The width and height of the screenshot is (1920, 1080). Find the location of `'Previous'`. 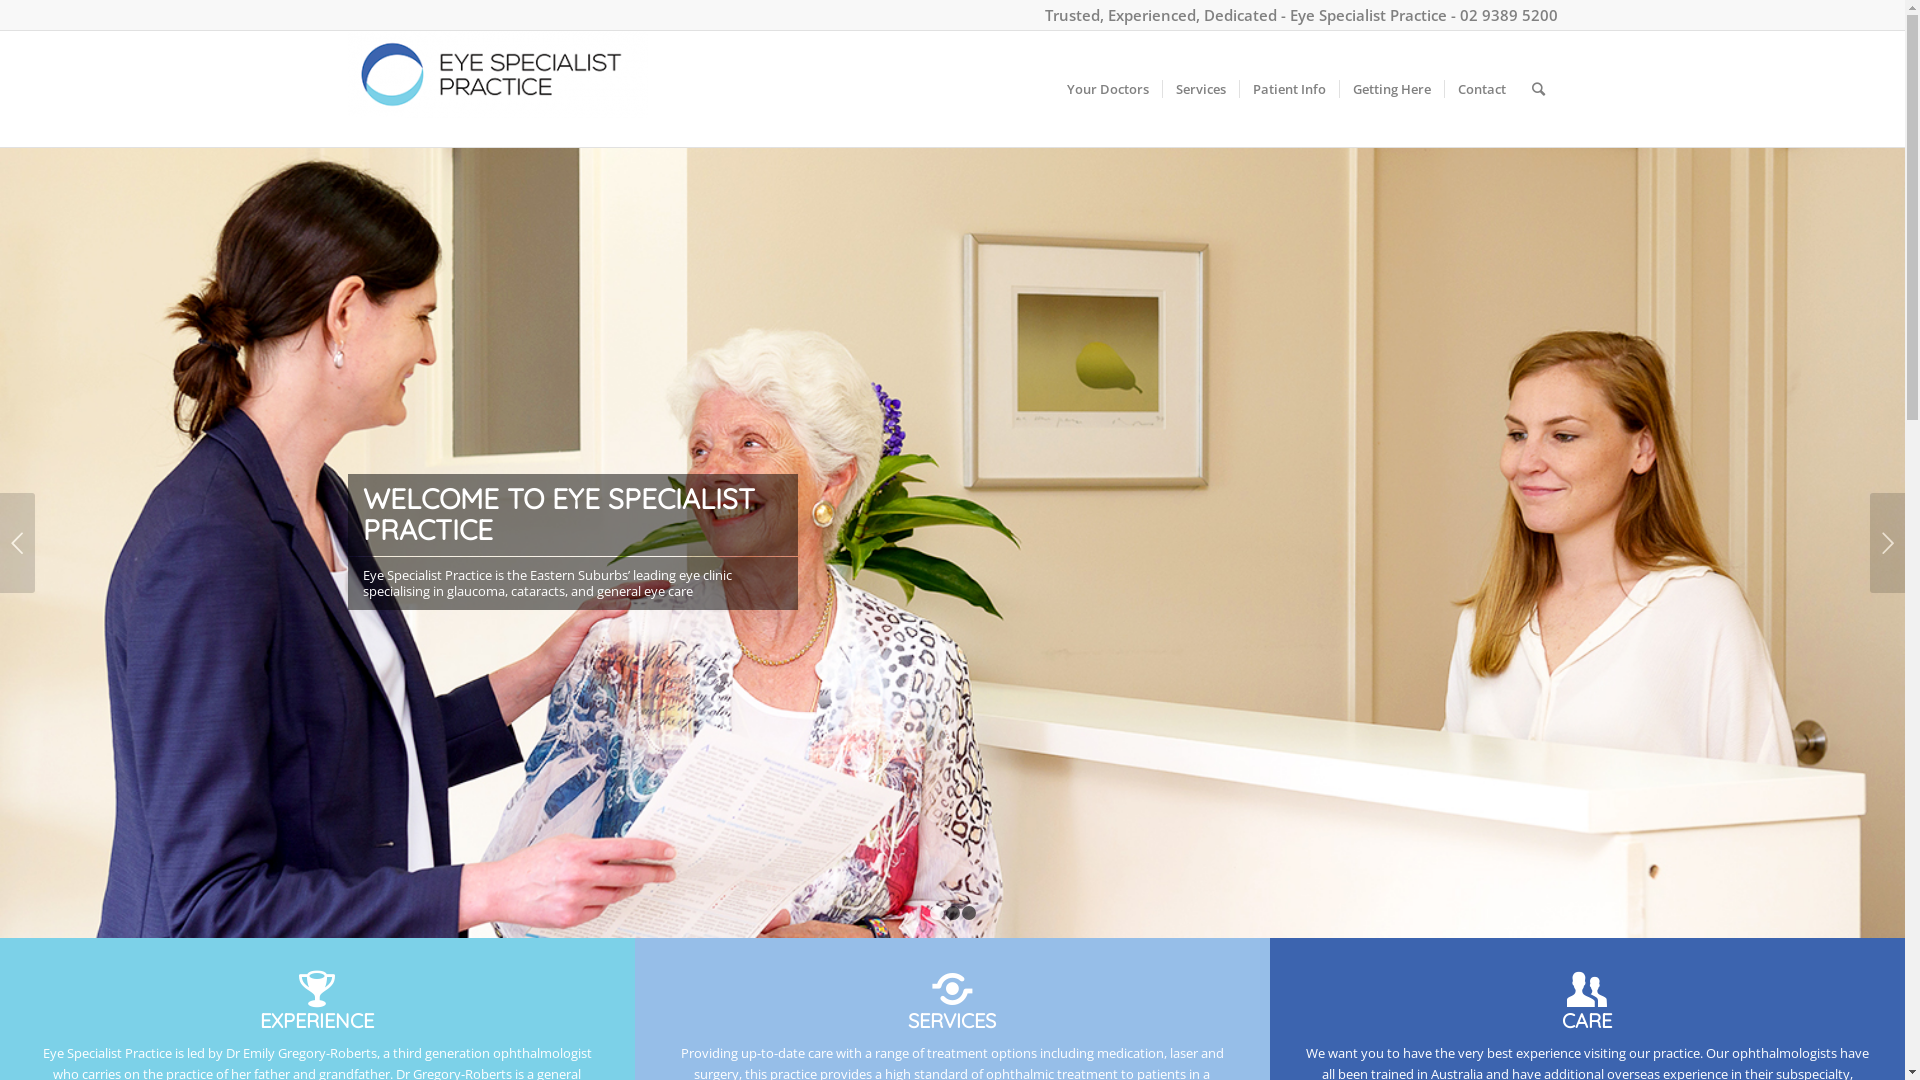

'Previous' is located at coordinates (17, 543).